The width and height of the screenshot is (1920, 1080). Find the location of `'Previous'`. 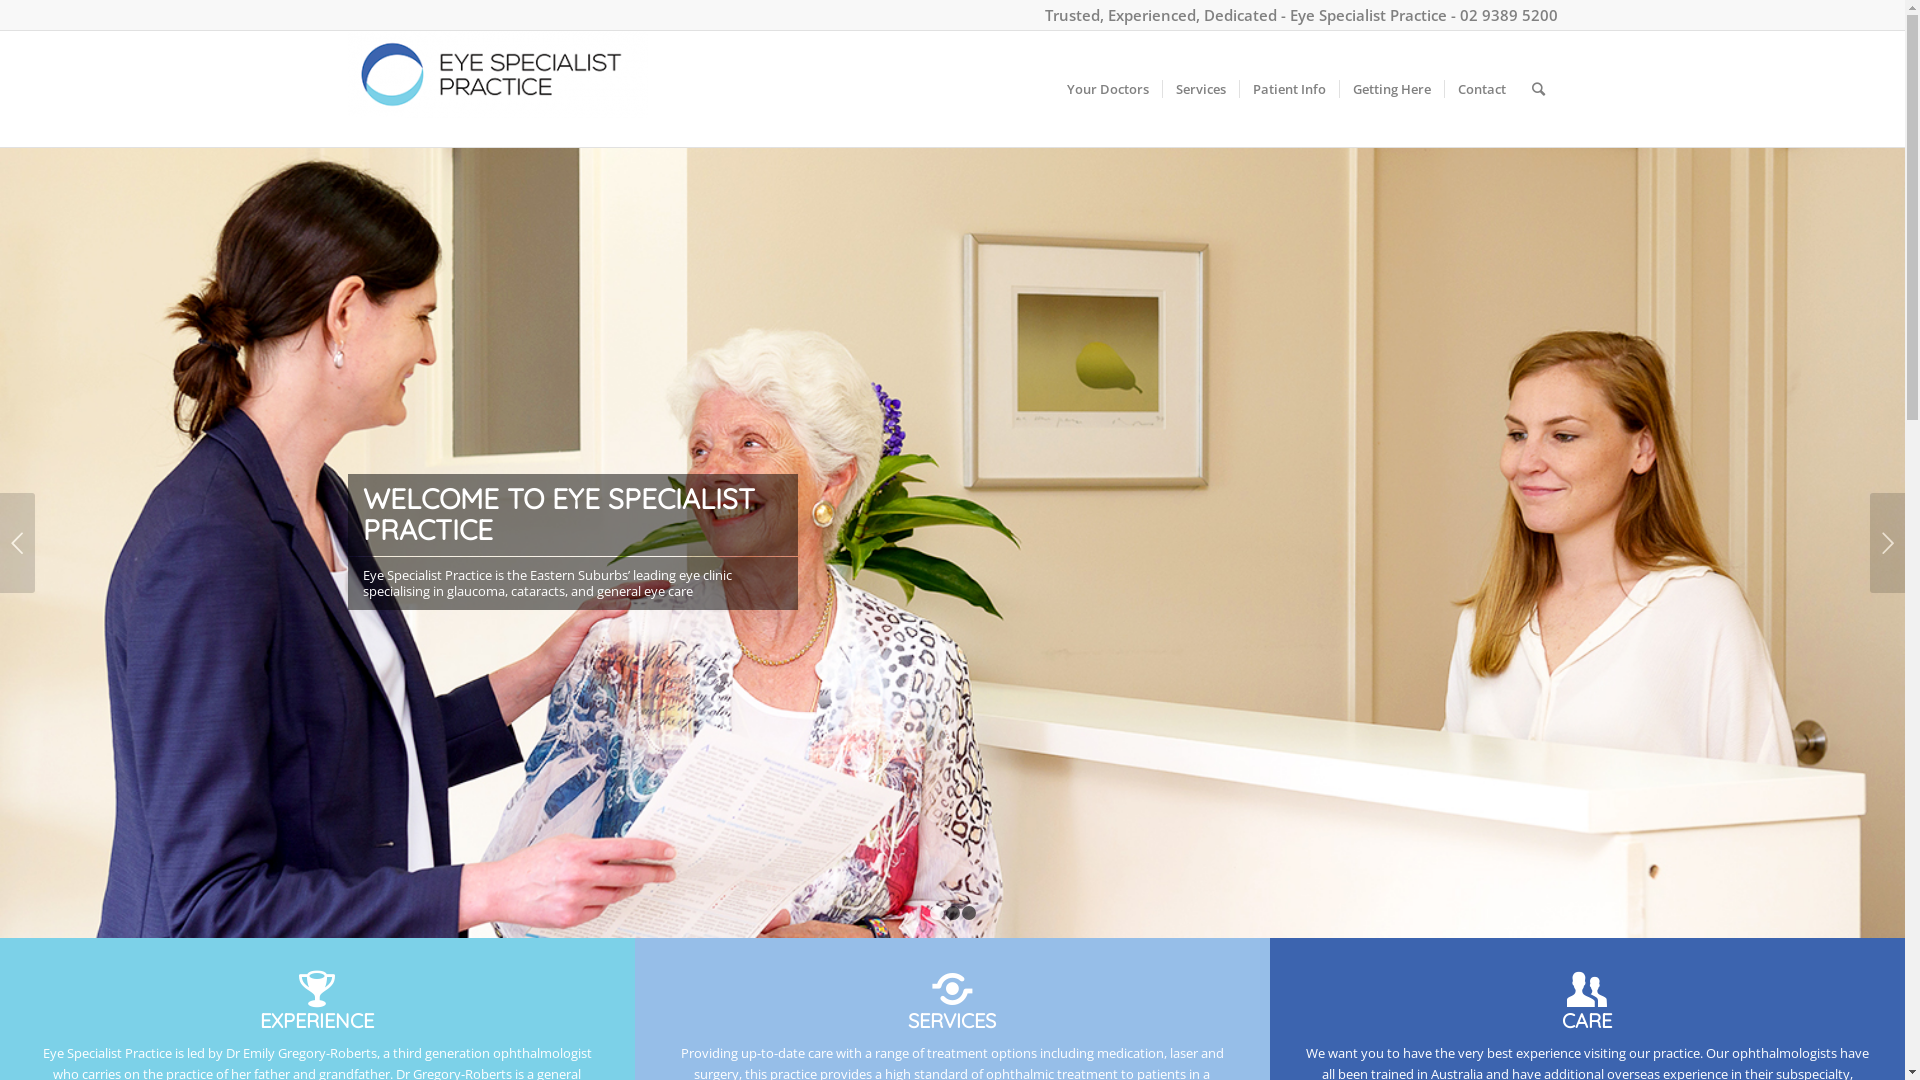

'Previous' is located at coordinates (17, 543).